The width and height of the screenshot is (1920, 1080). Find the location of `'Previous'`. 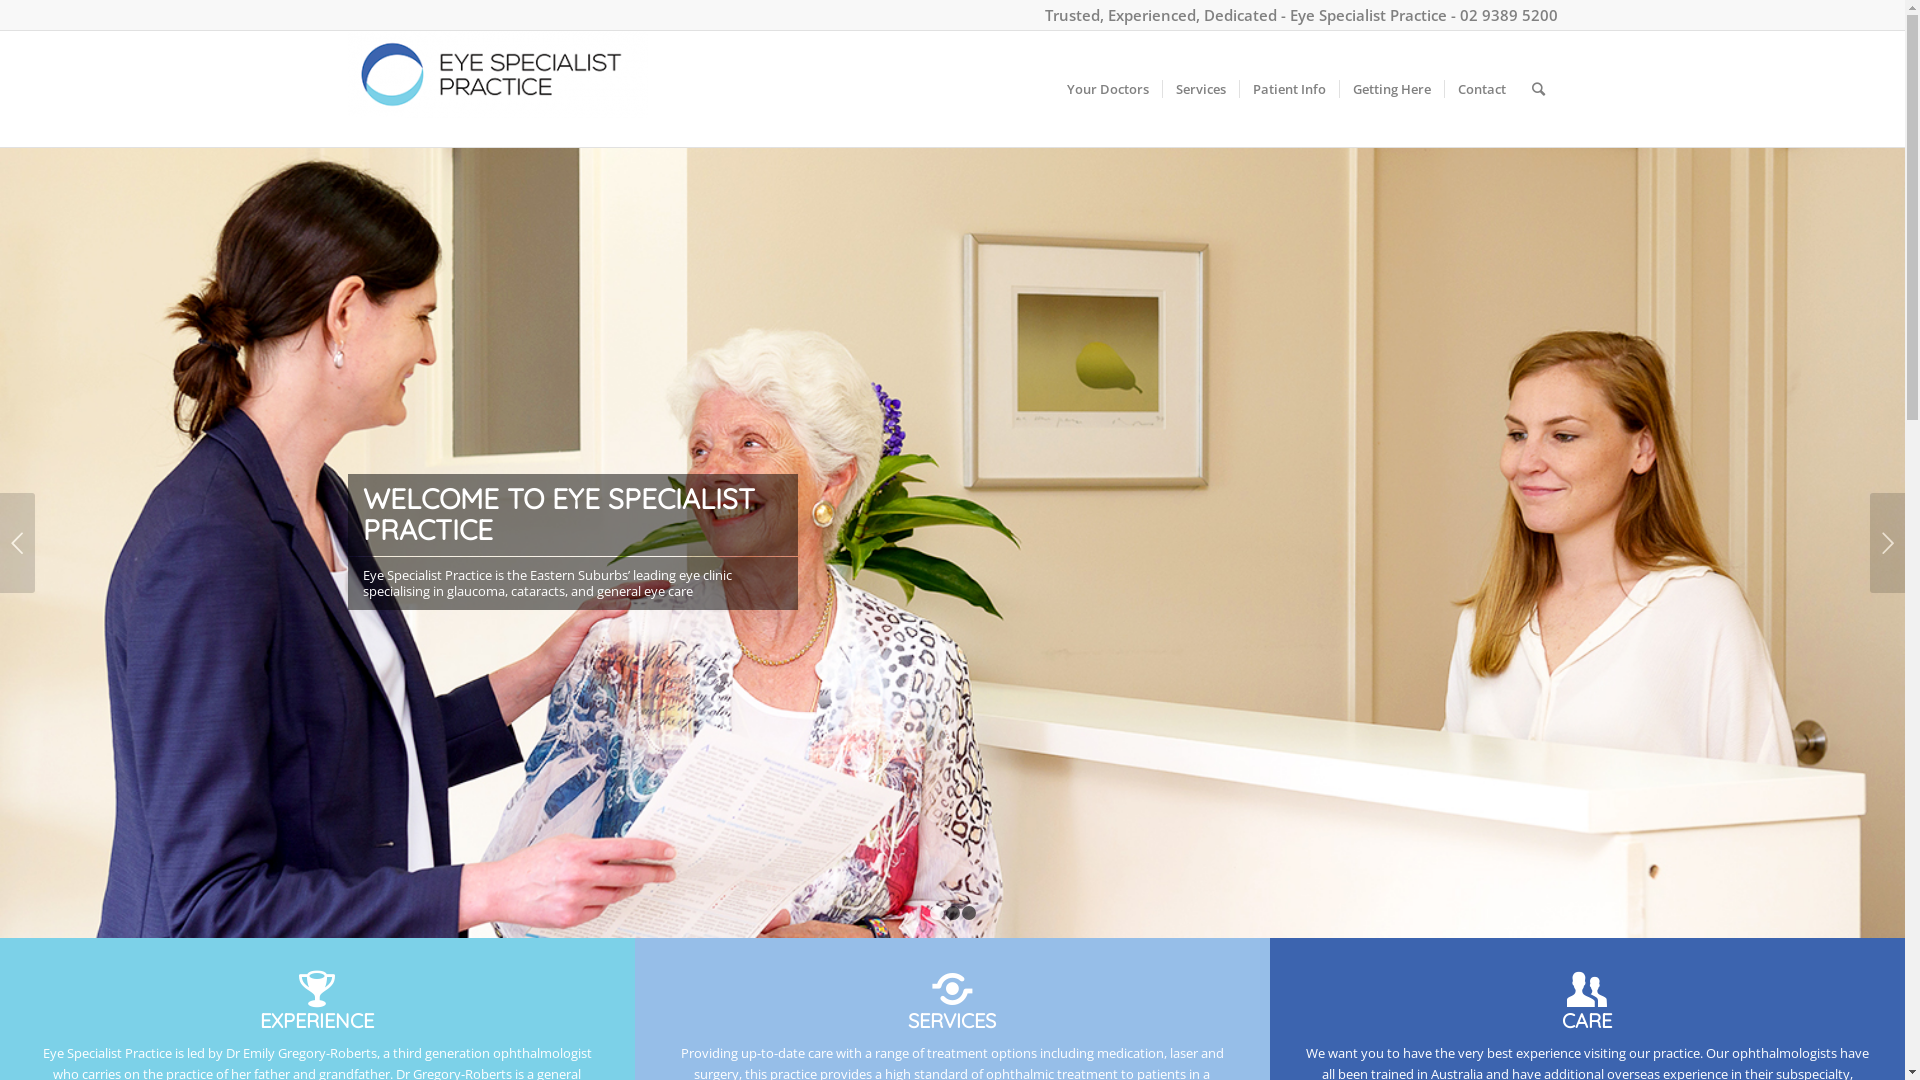

'Previous' is located at coordinates (17, 543).